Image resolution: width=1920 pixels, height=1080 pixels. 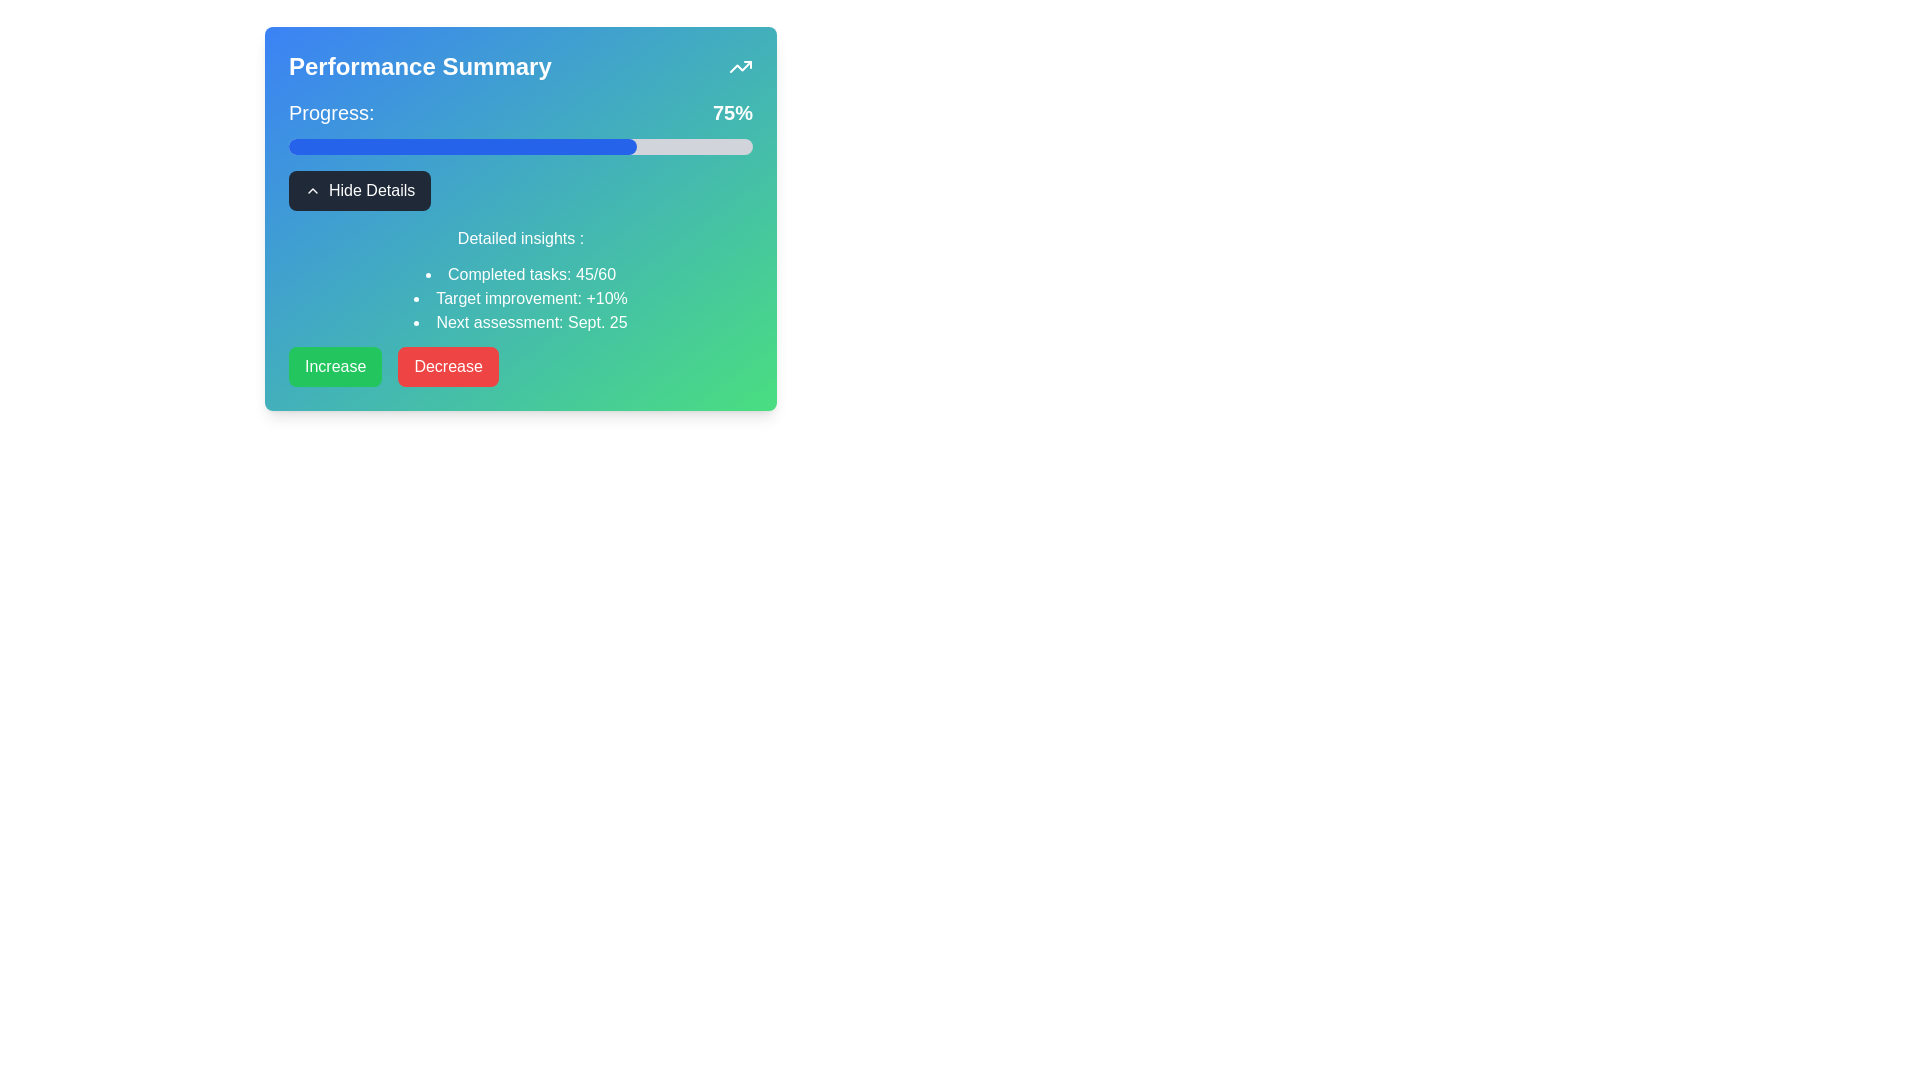 What do you see at coordinates (521, 299) in the screenshot?
I see `the bullet list displaying performance metrics, which includes 'Completed tasks: 45/60', 'Target improvement: +10%', and 'Next assessment: Sept. 25'` at bounding box center [521, 299].